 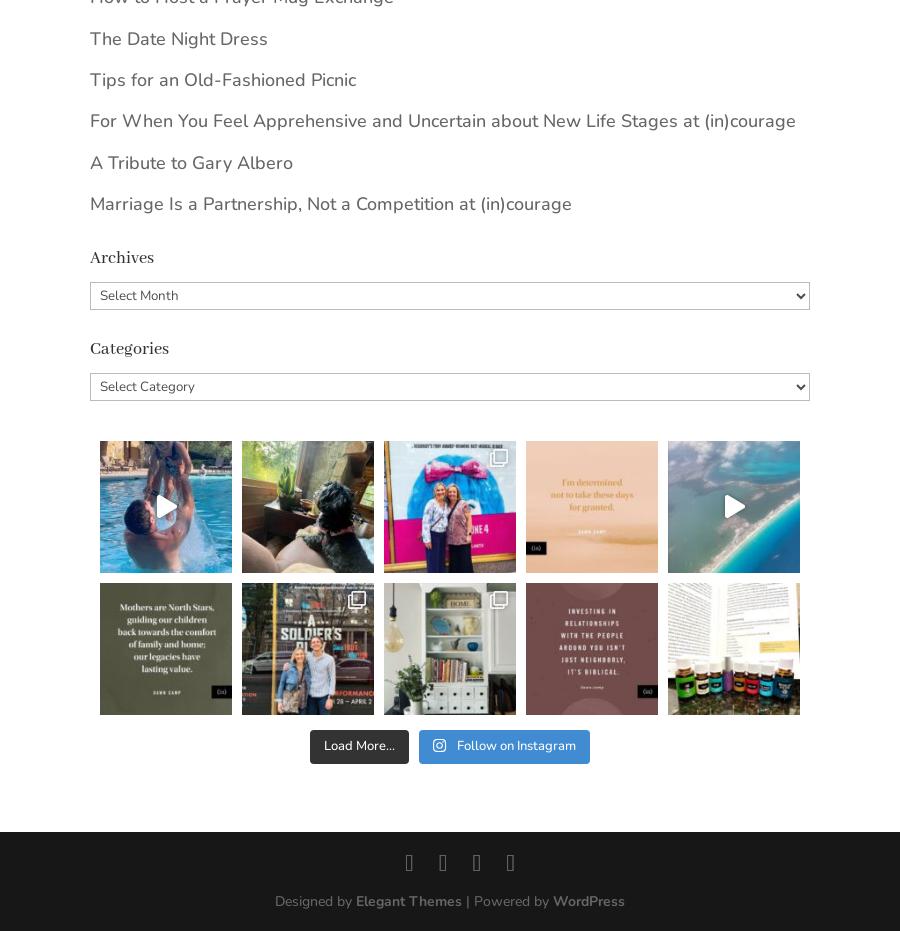 I want to click on 'WordPress', so click(x=588, y=901).